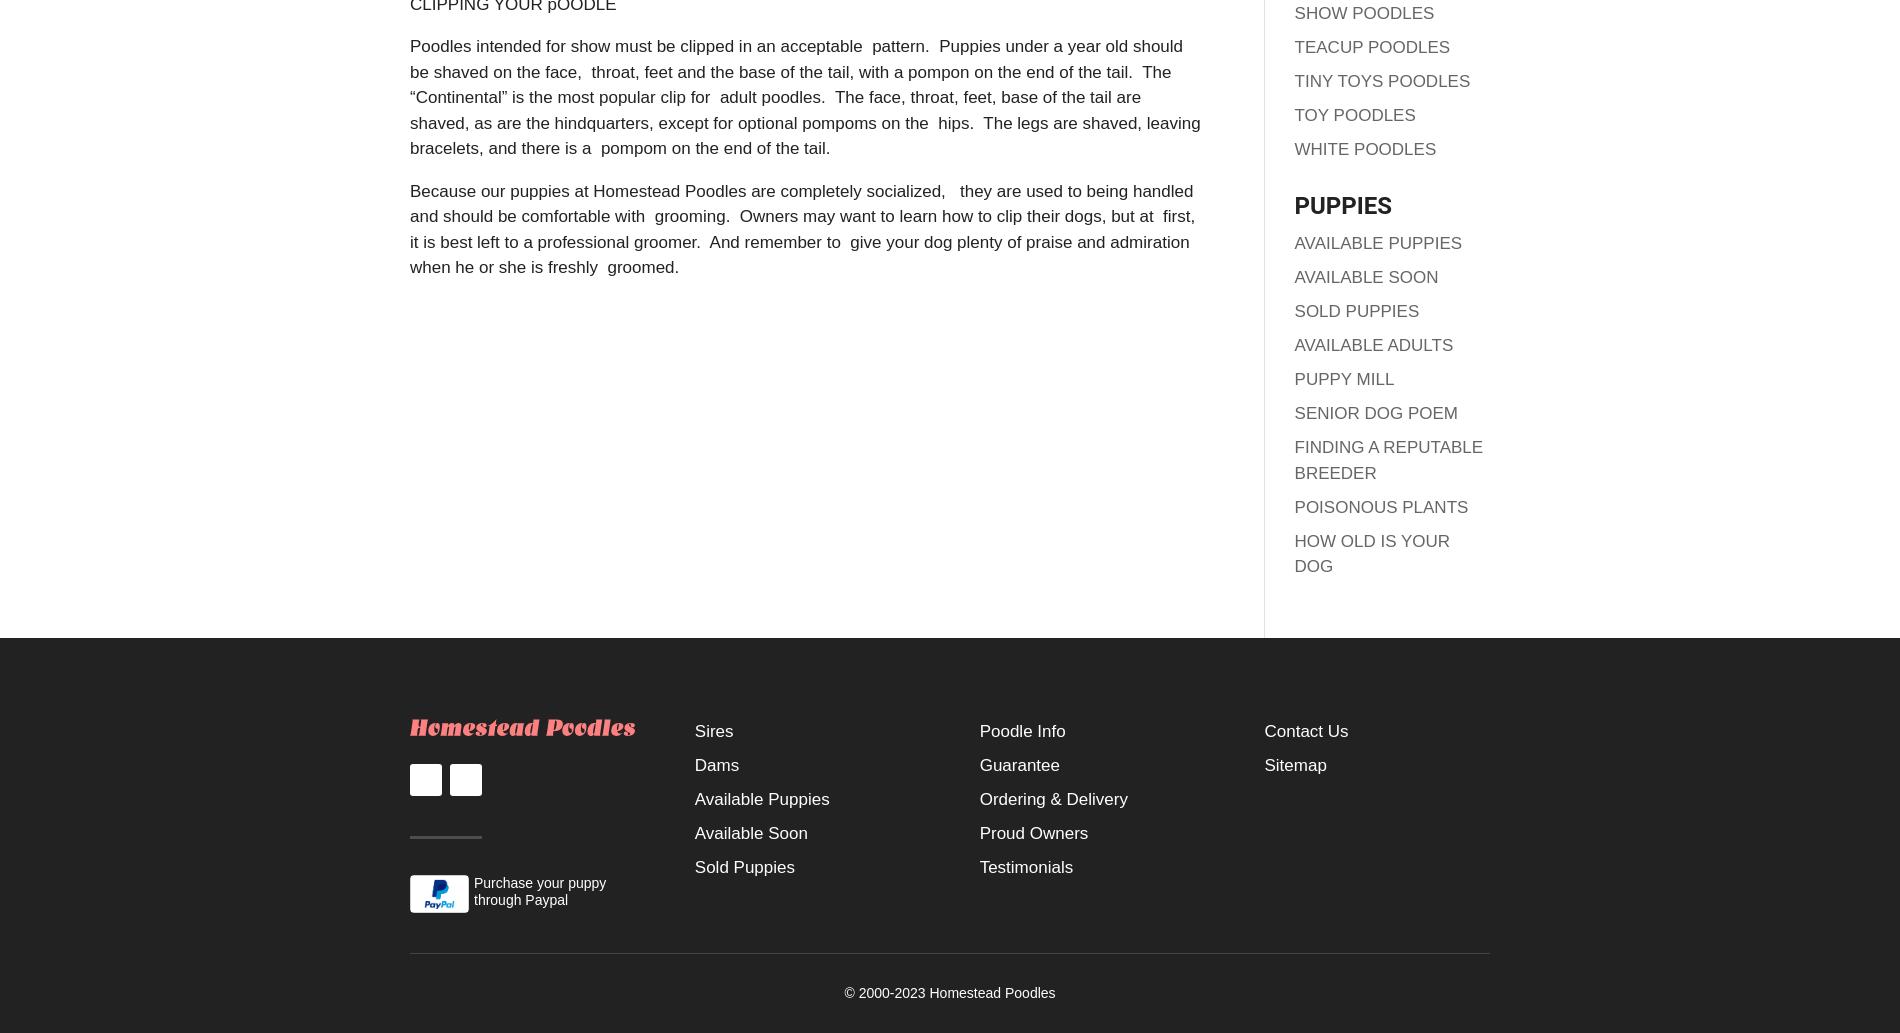  What do you see at coordinates (801, 228) in the screenshot?
I see `'Because our puppies at Homestead Poodles are completely socialized,   they are used to being handled and should be comfortable with  grooming.  Owners may want to learn how to clip their dogs, but at  first, it is best left to a professional groomer.  And remember to  give your dog plenty of praise and admiration when he or she is freshly  groomed.'` at bounding box center [801, 228].